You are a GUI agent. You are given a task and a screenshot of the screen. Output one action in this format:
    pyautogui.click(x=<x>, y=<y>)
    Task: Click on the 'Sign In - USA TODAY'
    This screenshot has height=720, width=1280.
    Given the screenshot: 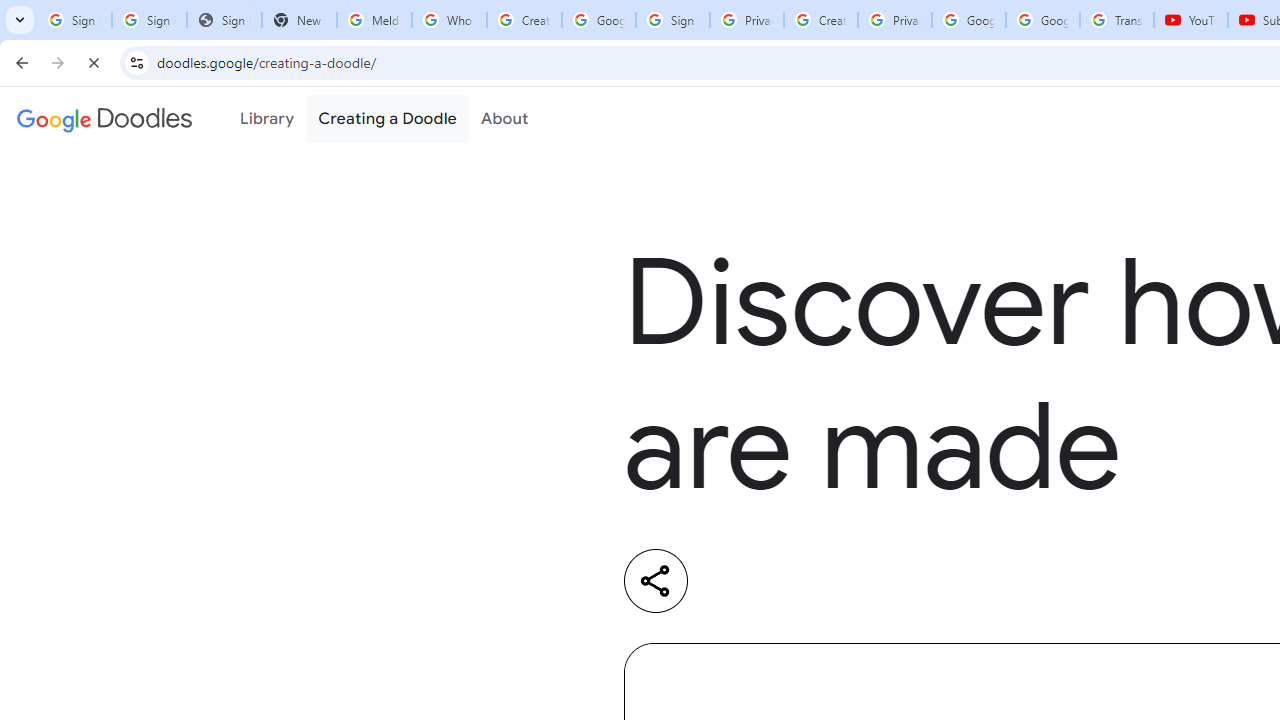 What is the action you would take?
    pyautogui.click(x=224, y=20)
    